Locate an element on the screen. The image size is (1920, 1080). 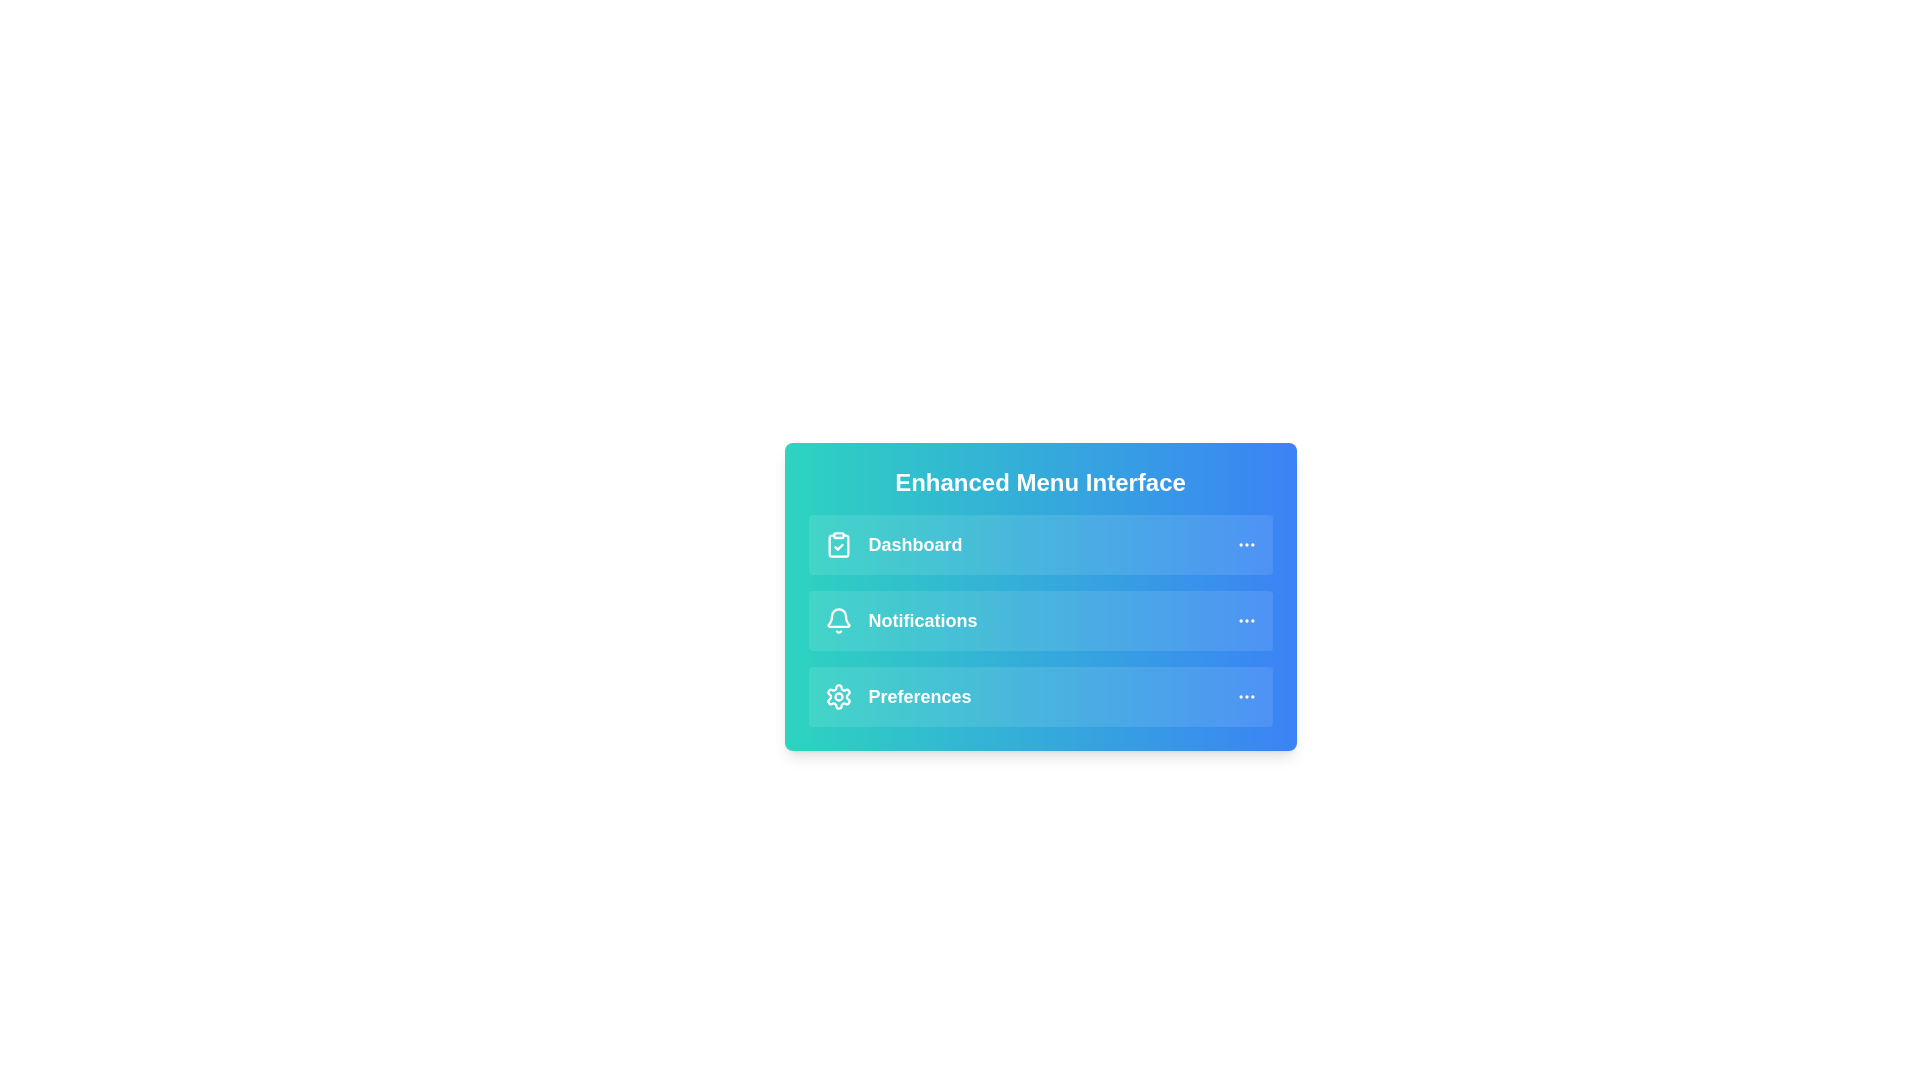
the 'Dashboard' text label in the menu, which is positioned to the right of the clipboard icon and to the left of the vertical ellipsis button is located at coordinates (914, 544).